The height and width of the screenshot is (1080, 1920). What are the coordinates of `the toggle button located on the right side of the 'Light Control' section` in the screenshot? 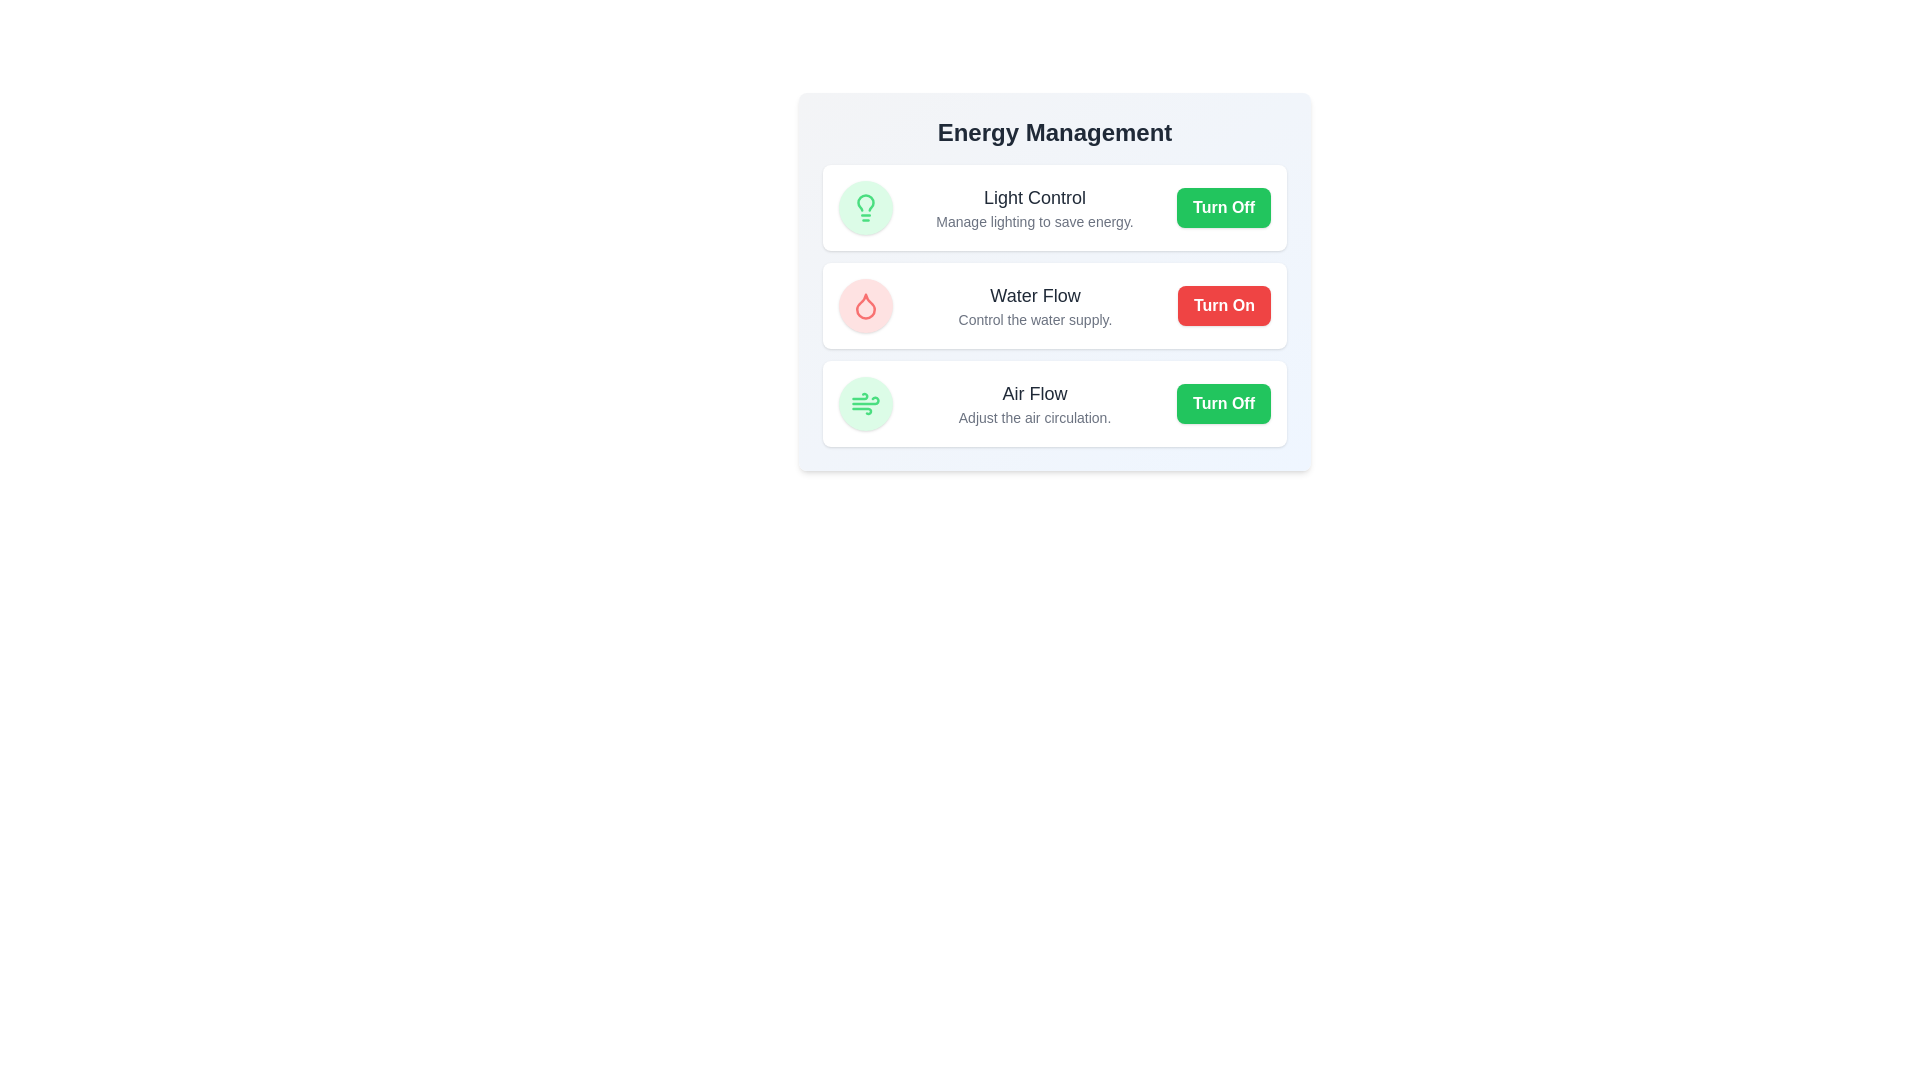 It's located at (1223, 208).